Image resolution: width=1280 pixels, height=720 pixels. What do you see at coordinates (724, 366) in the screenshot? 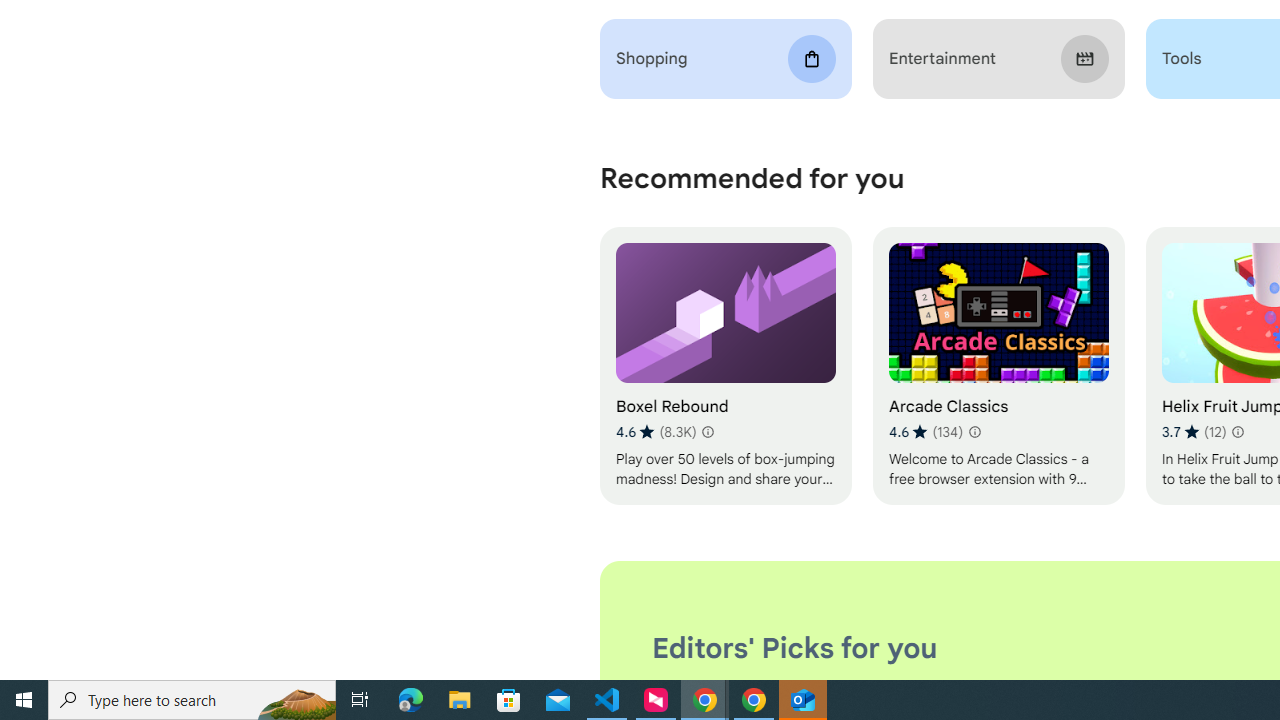
I see `'Boxel Rebound'` at bounding box center [724, 366].